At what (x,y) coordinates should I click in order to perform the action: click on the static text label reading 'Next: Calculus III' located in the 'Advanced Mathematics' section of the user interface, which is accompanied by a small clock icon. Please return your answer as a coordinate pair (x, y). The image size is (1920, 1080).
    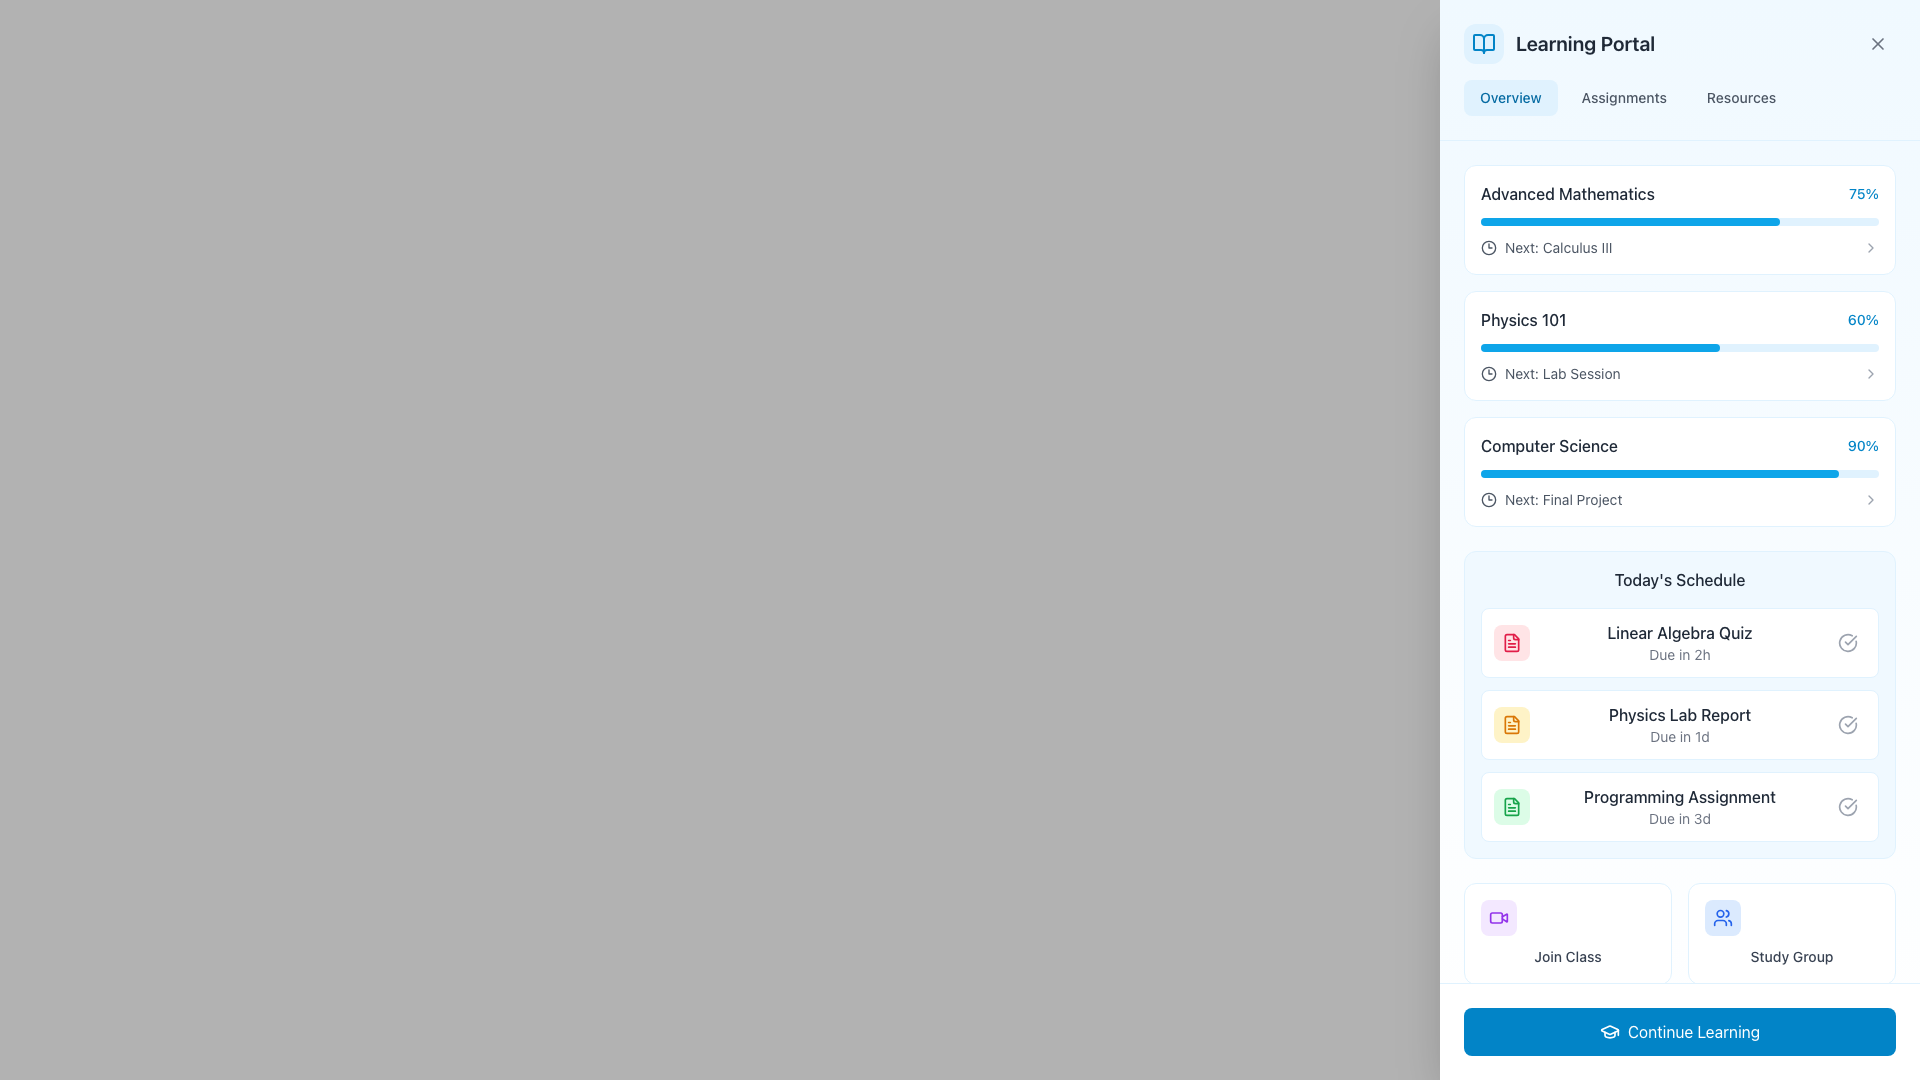
    Looking at the image, I should click on (1557, 246).